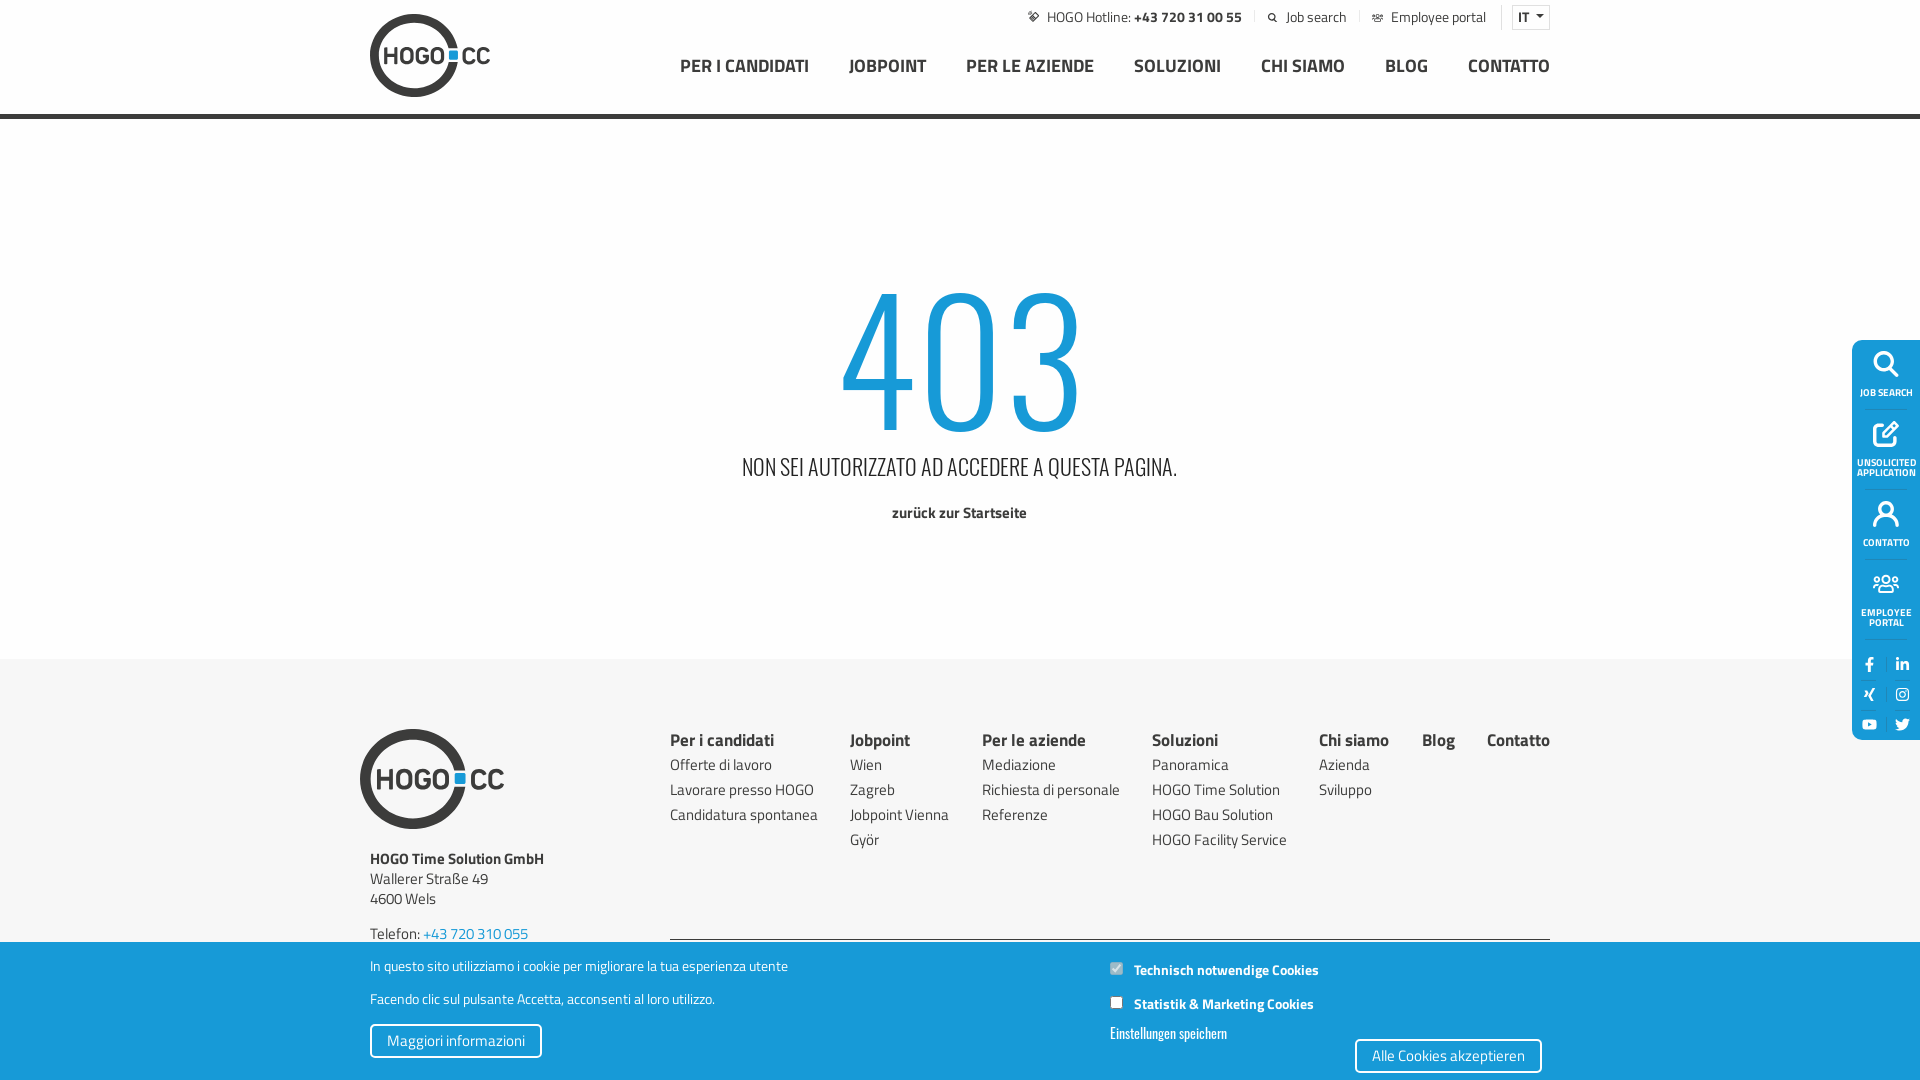  Describe the element at coordinates (879, 743) in the screenshot. I see `'Jobpoint'` at that location.